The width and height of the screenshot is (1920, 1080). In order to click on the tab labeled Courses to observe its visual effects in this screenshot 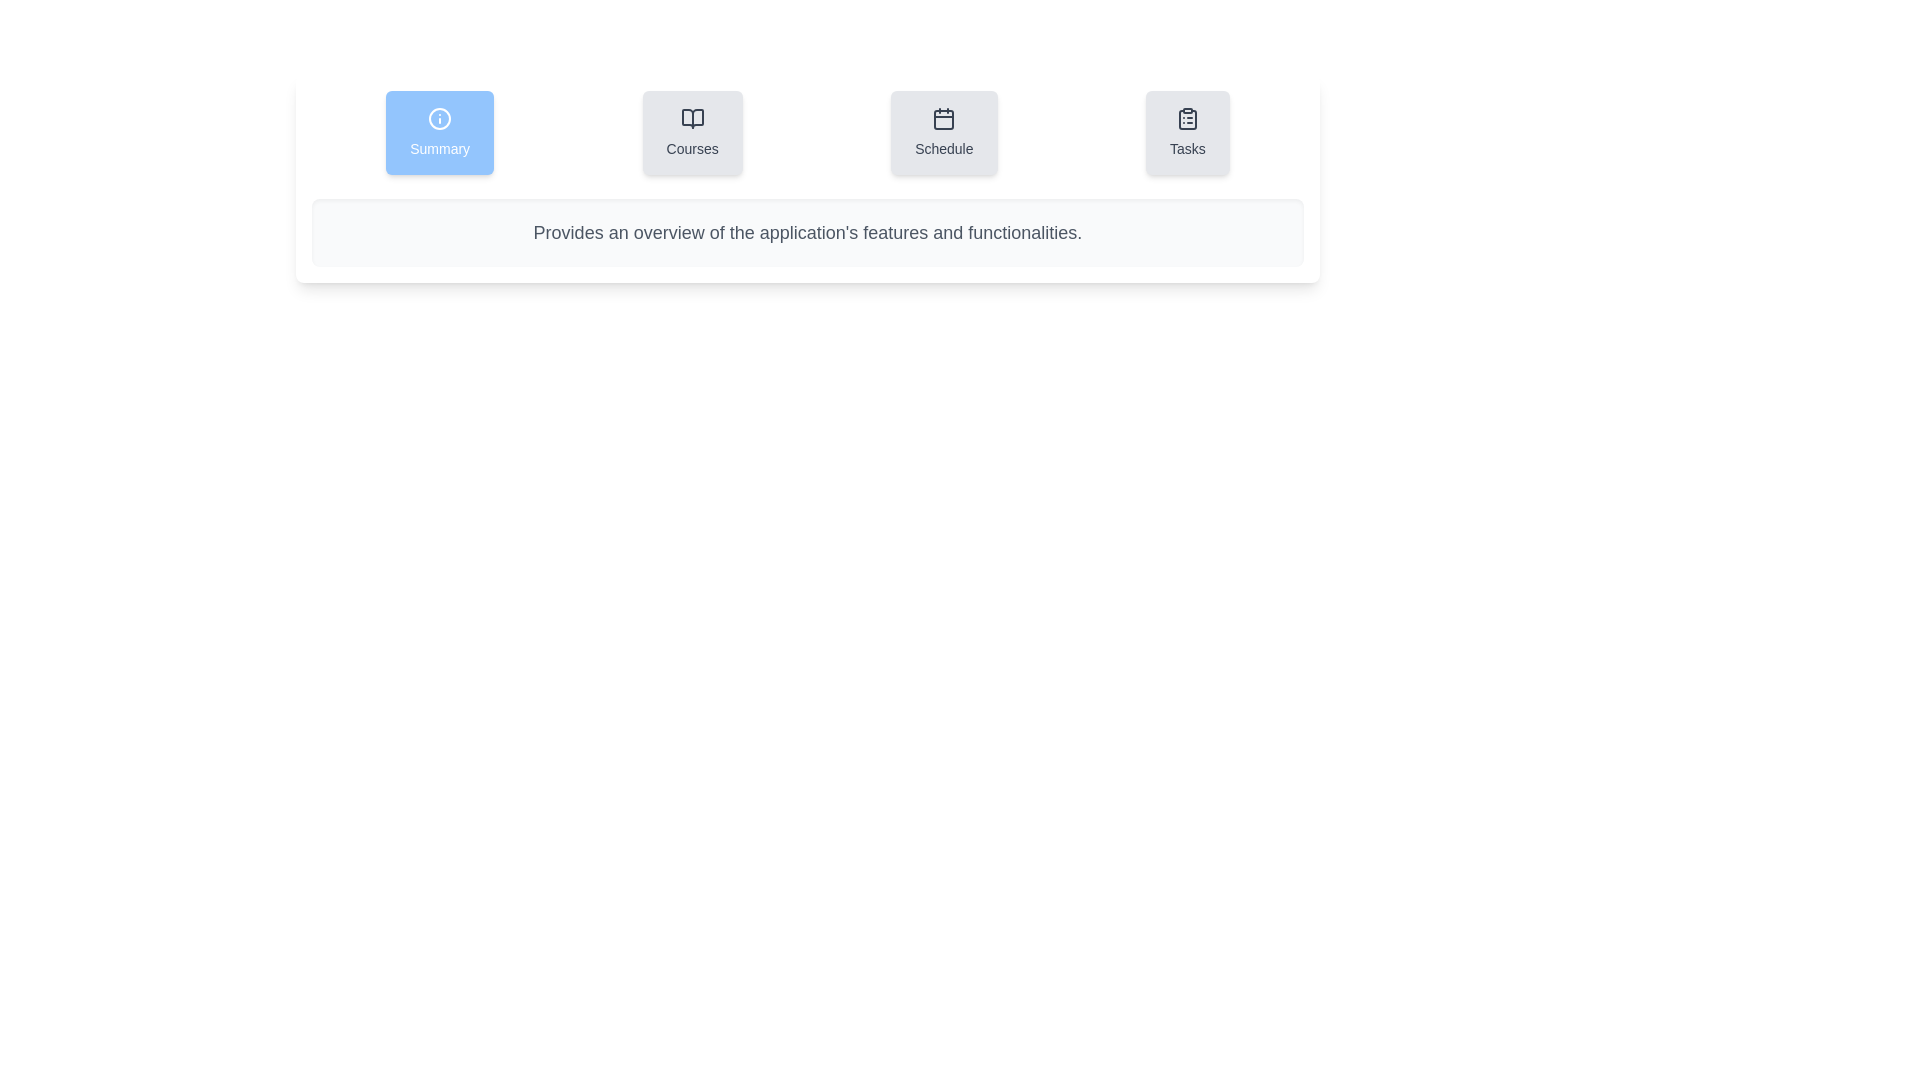, I will do `click(692, 132)`.